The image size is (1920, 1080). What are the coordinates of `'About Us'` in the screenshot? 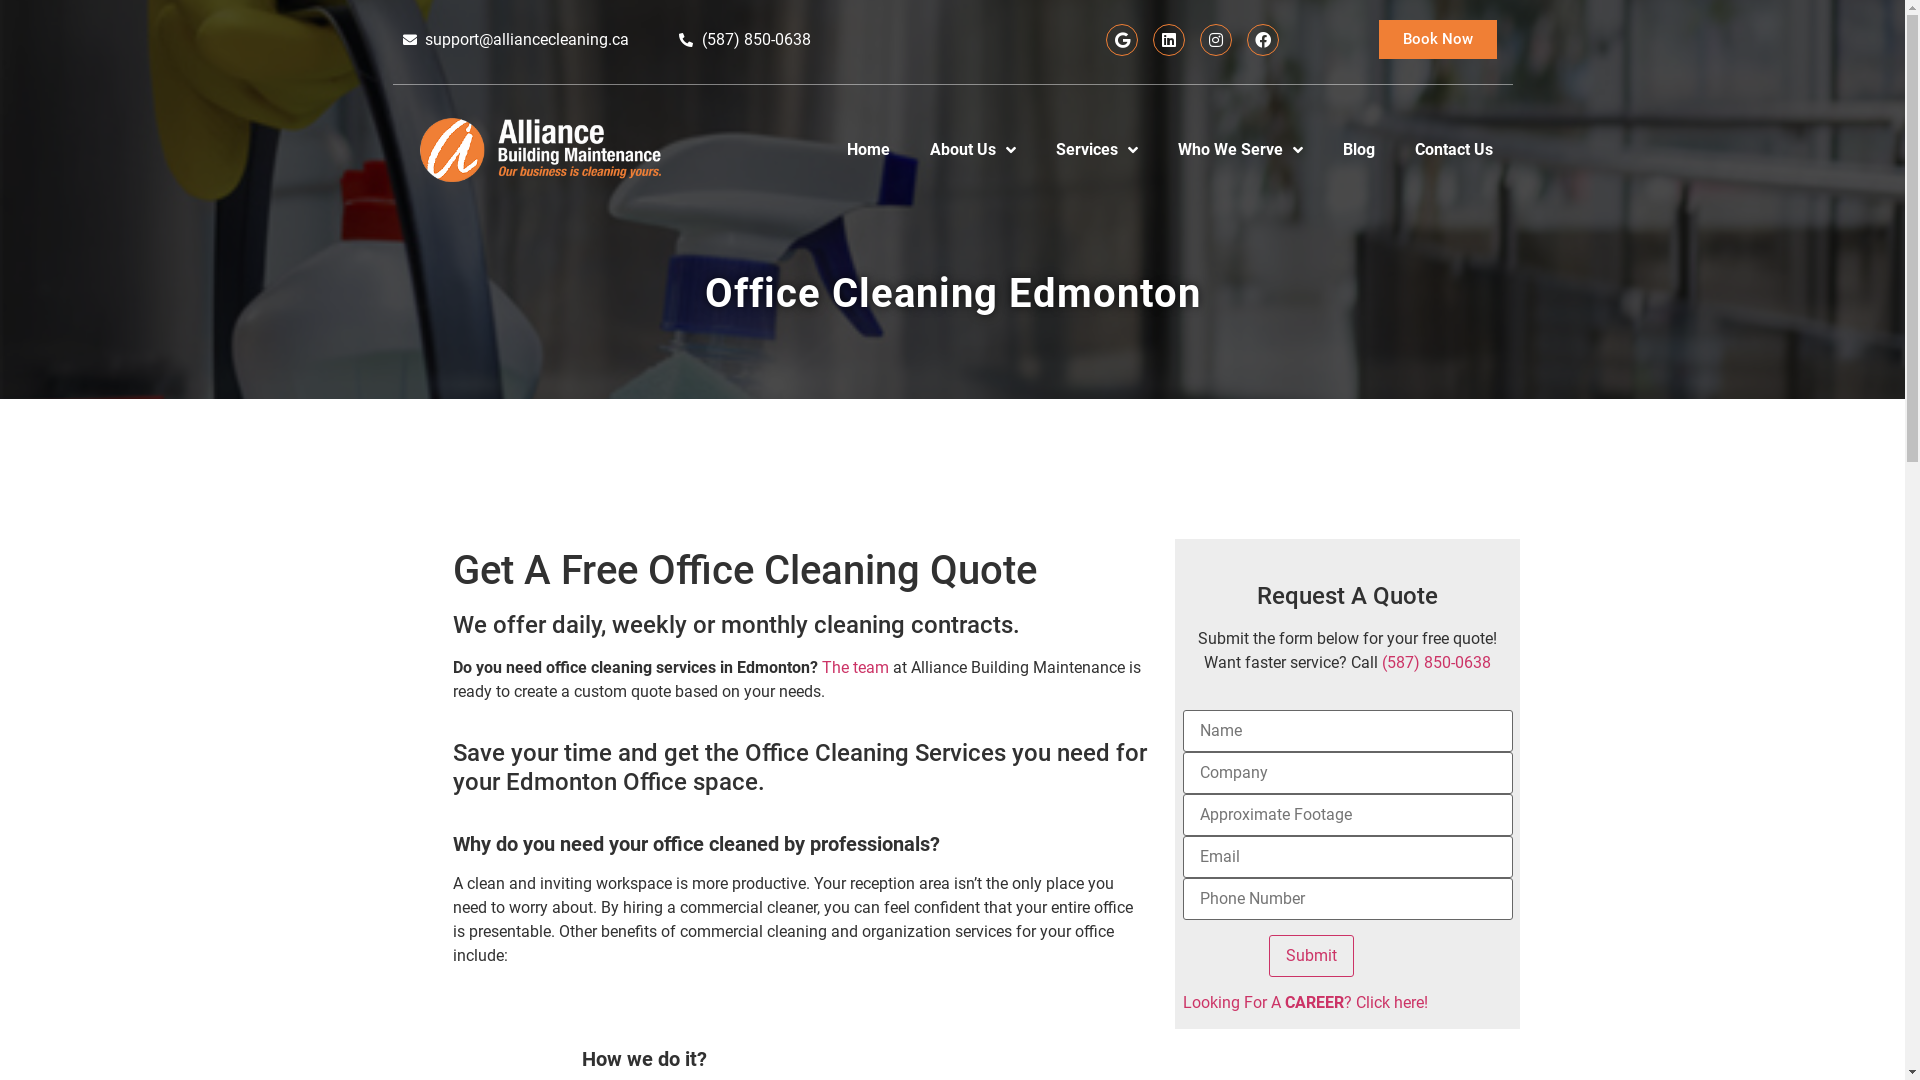 It's located at (973, 150).